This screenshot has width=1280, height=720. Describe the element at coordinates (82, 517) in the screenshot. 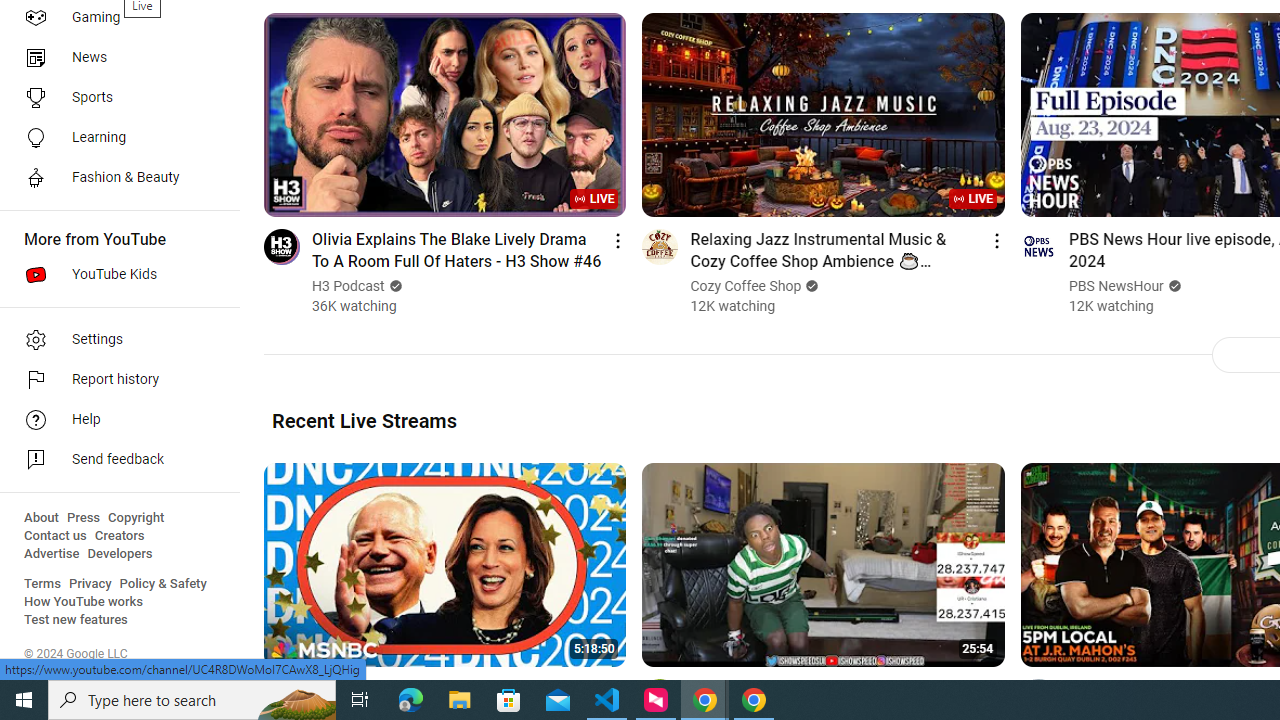

I see `'Press'` at that location.